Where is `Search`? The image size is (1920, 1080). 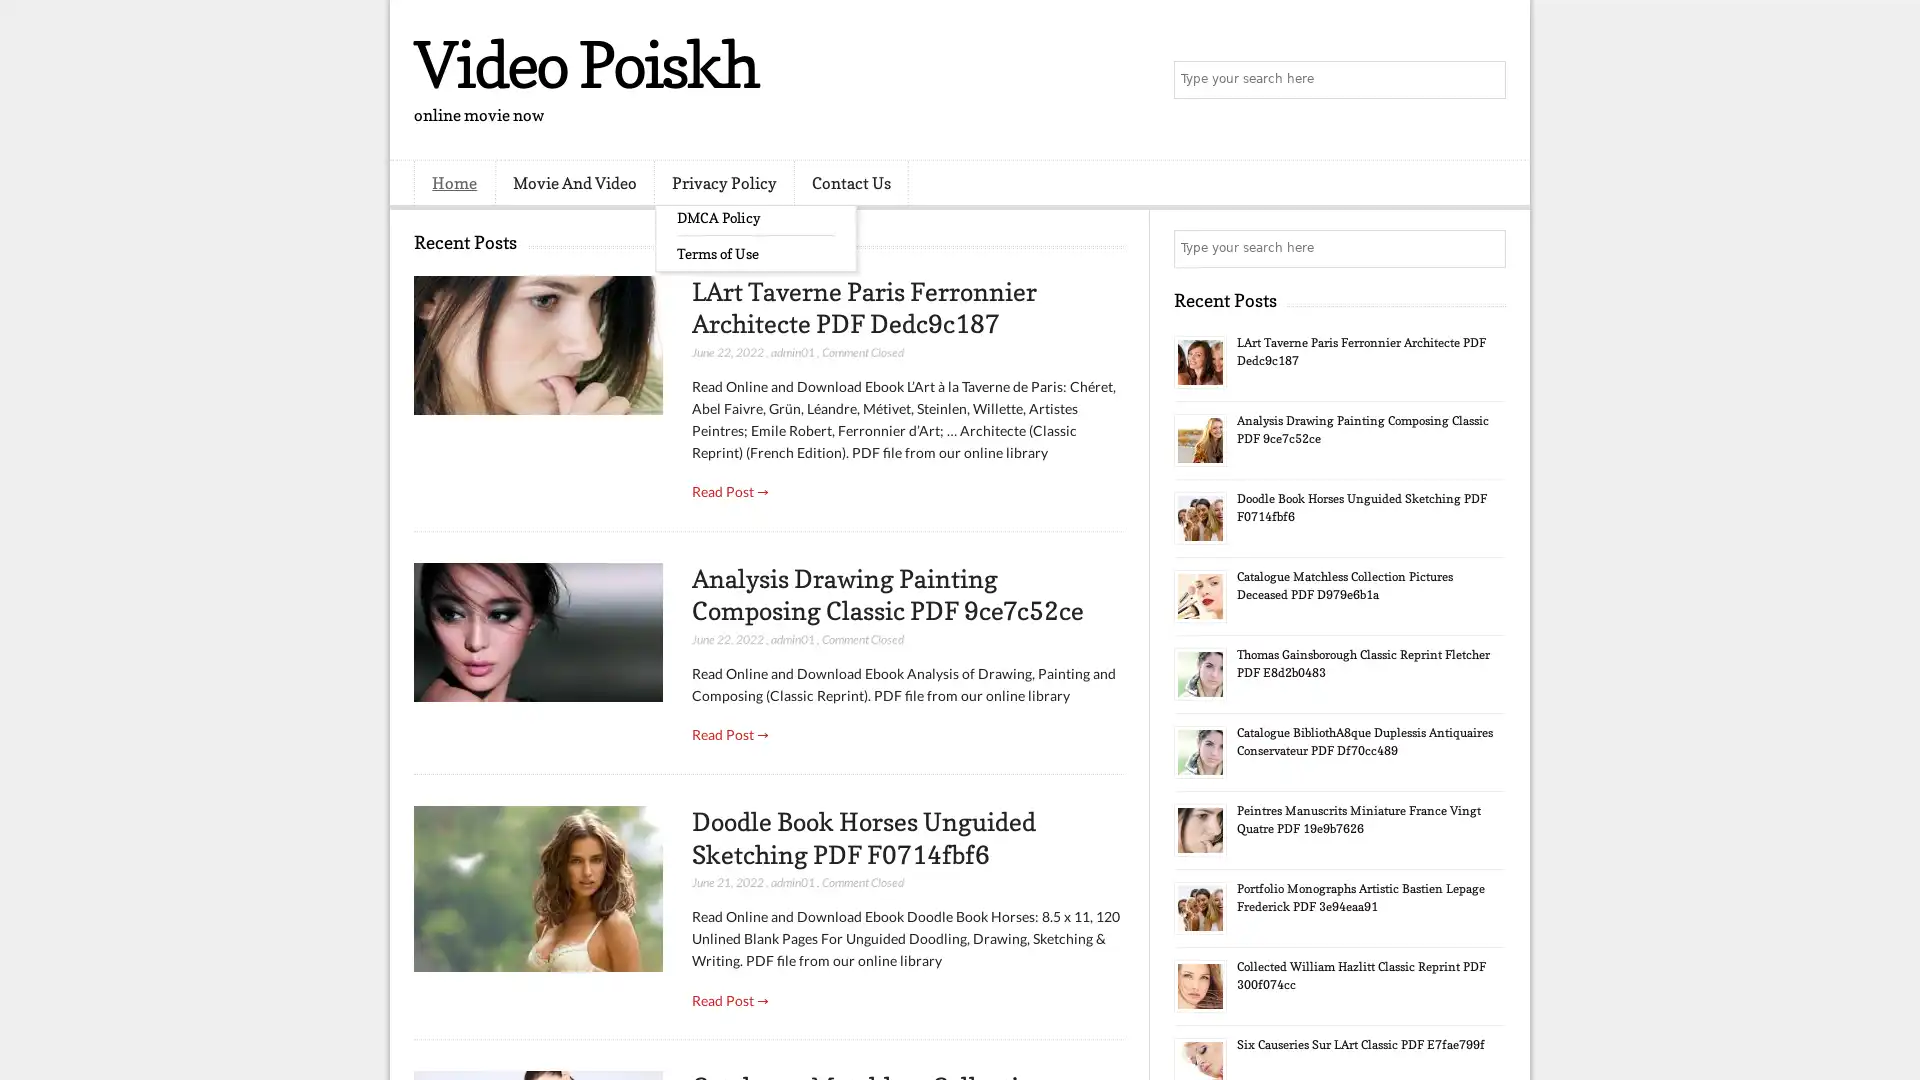
Search is located at coordinates (1485, 80).